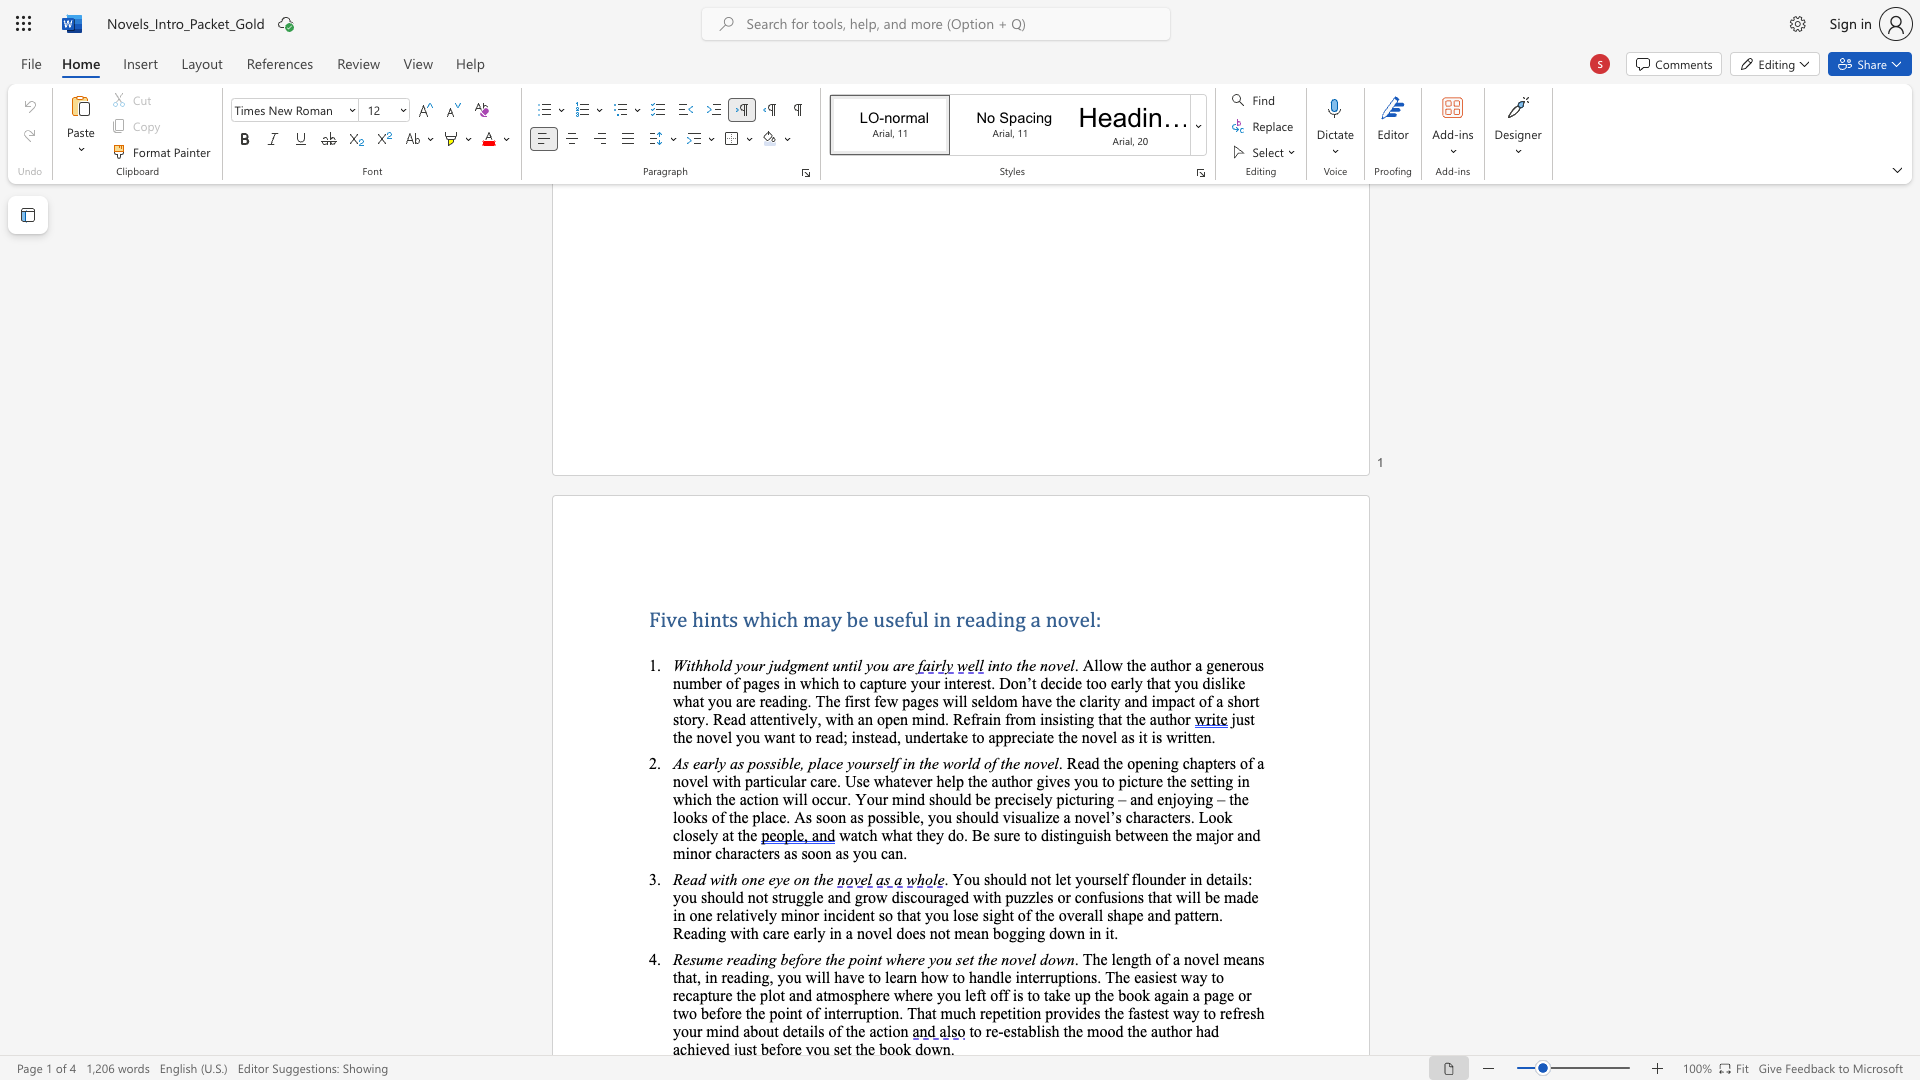 Image resolution: width=1920 pixels, height=1080 pixels. What do you see at coordinates (1115, 1013) in the screenshot?
I see `the subset text "e fastest way to refresh your mind about" within the text "the fastest way to refresh your mind about details of the action"` at bounding box center [1115, 1013].